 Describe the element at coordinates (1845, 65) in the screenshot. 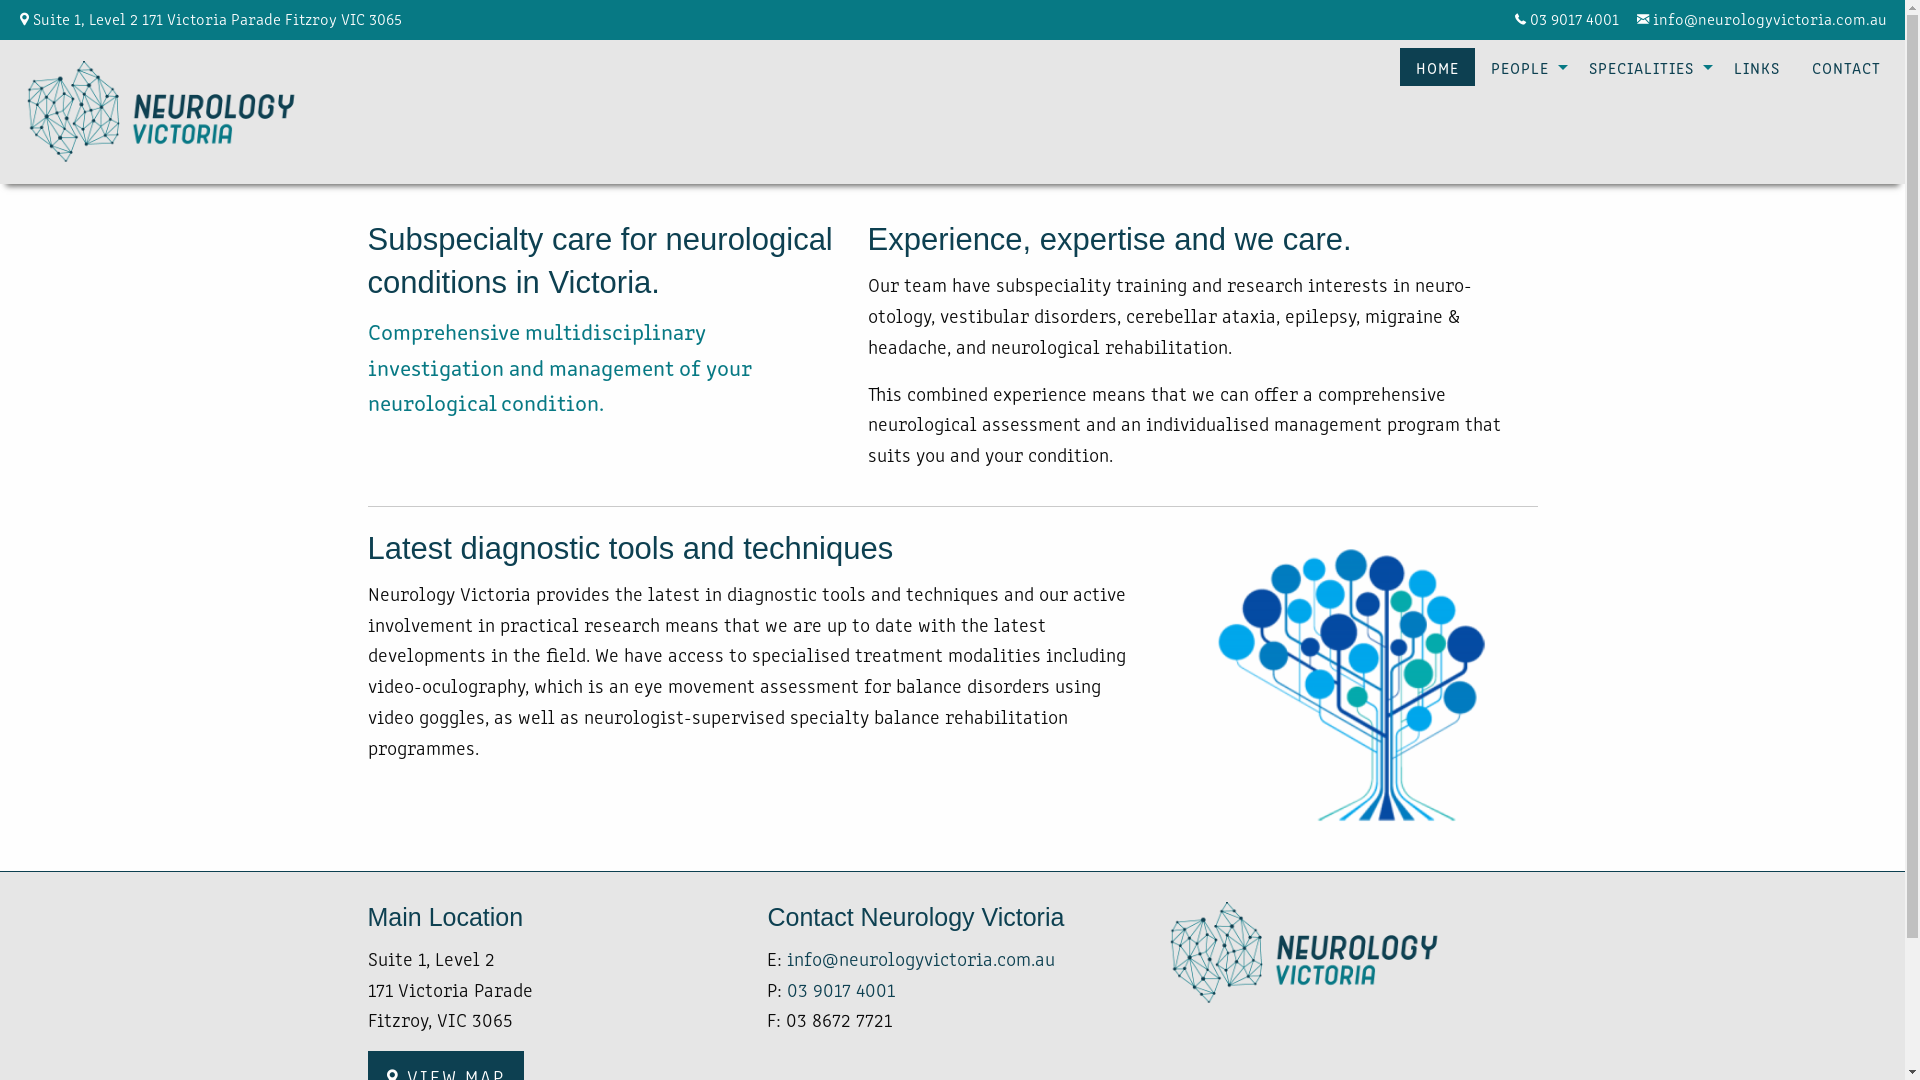

I see `'CONTACT'` at that location.